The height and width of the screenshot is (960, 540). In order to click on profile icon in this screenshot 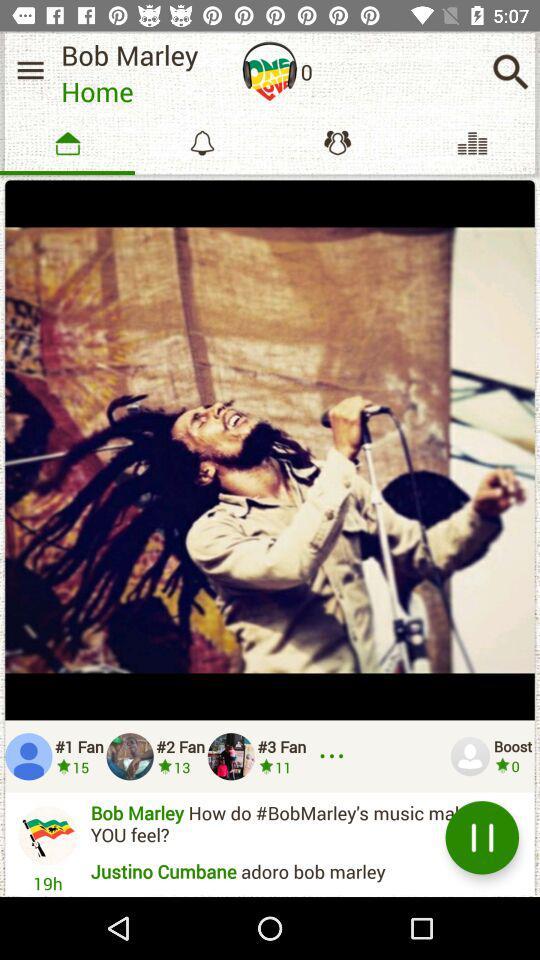, I will do `click(470, 755)`.